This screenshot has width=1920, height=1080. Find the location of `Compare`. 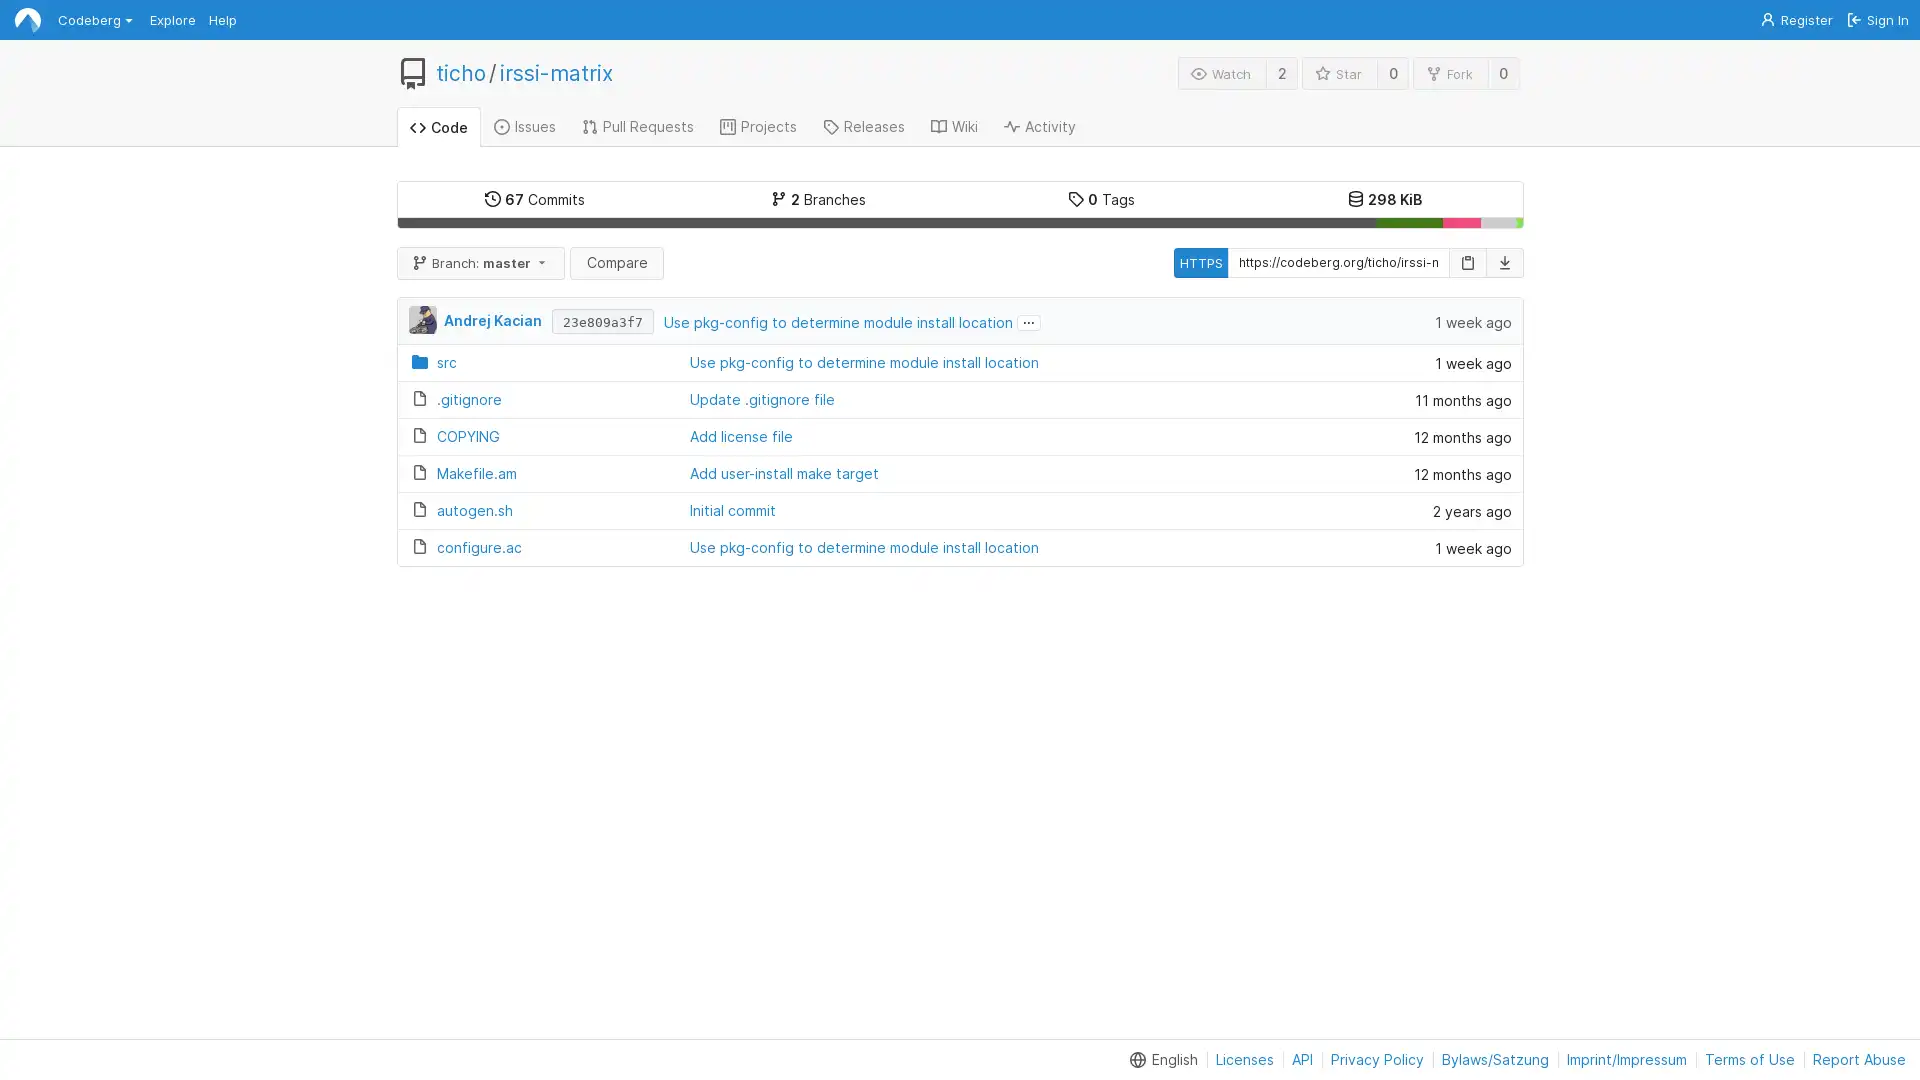

Compare is located at coordinates (615, 261).